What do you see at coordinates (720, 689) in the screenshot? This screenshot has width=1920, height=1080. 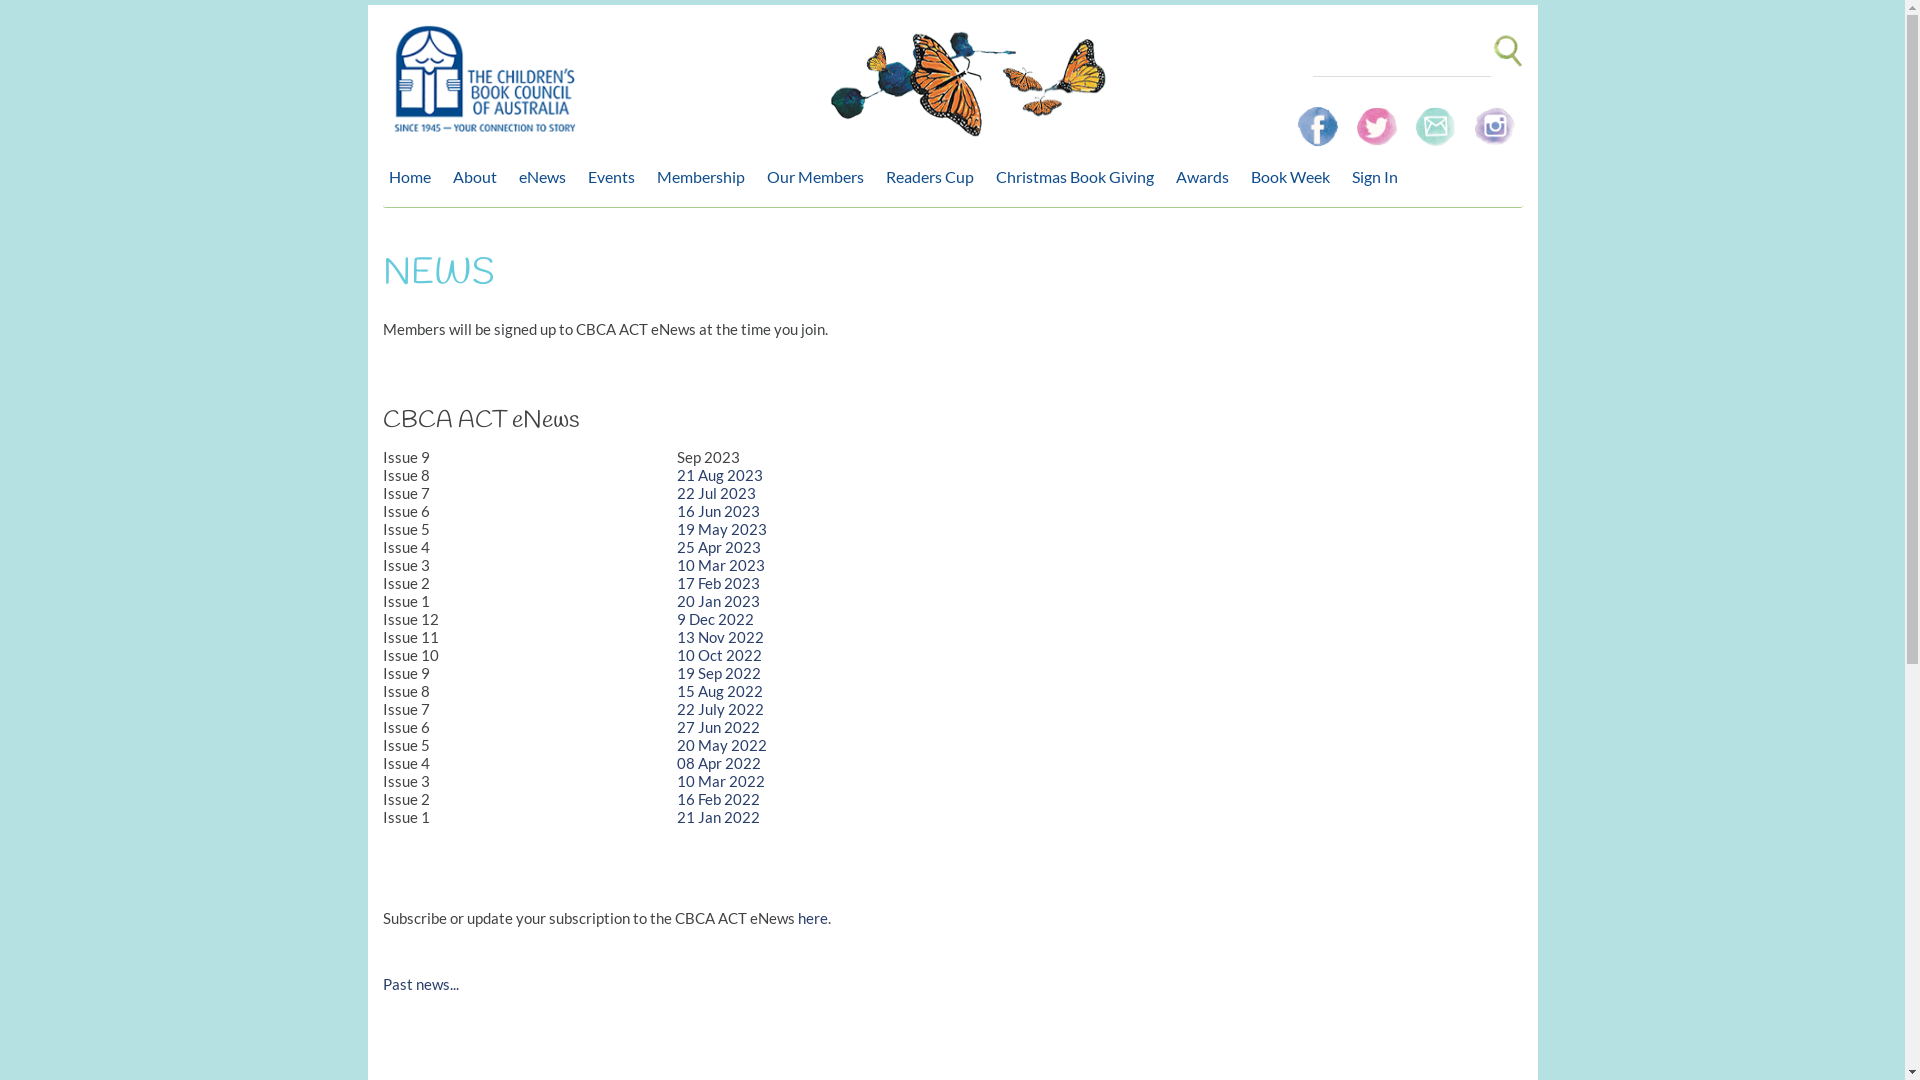 I see `'15 Aug 2022'` at bounding box center [720, 689].